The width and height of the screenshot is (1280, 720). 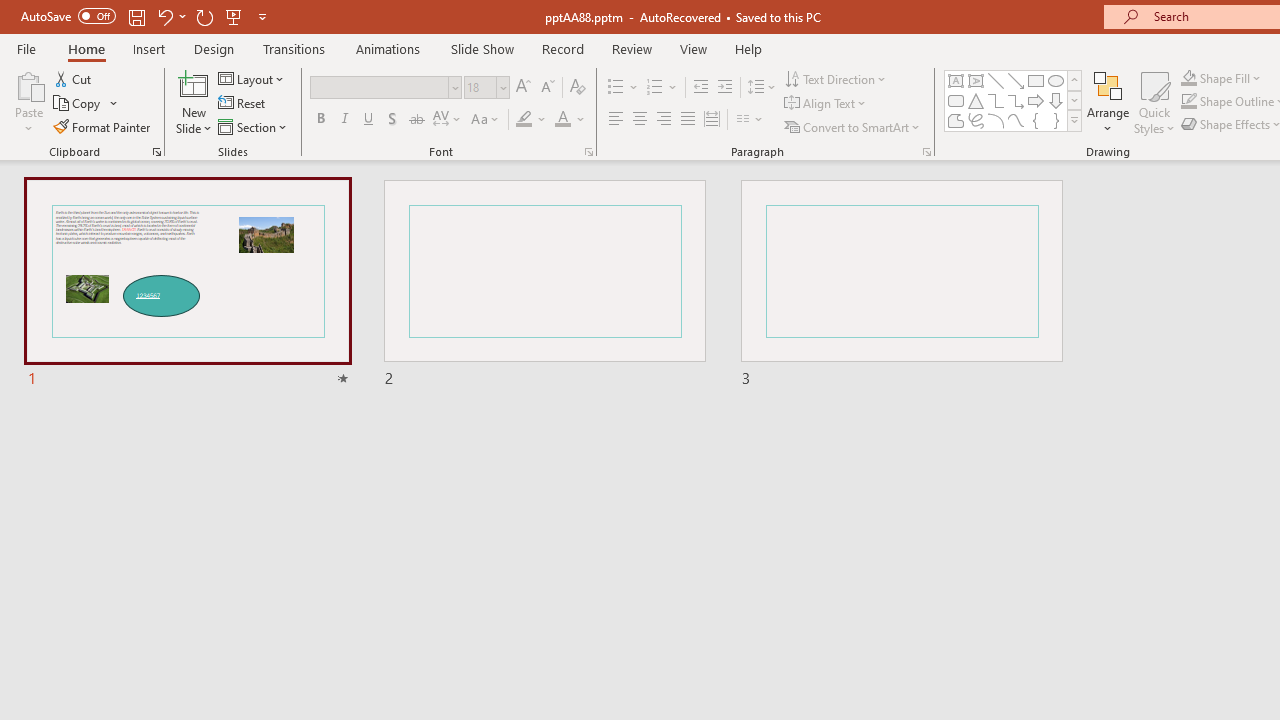 What do you see at coordinates (976, 100) in the screenshot?
I see `'Isosceles Triangle'` at bounding box center [976, 100].